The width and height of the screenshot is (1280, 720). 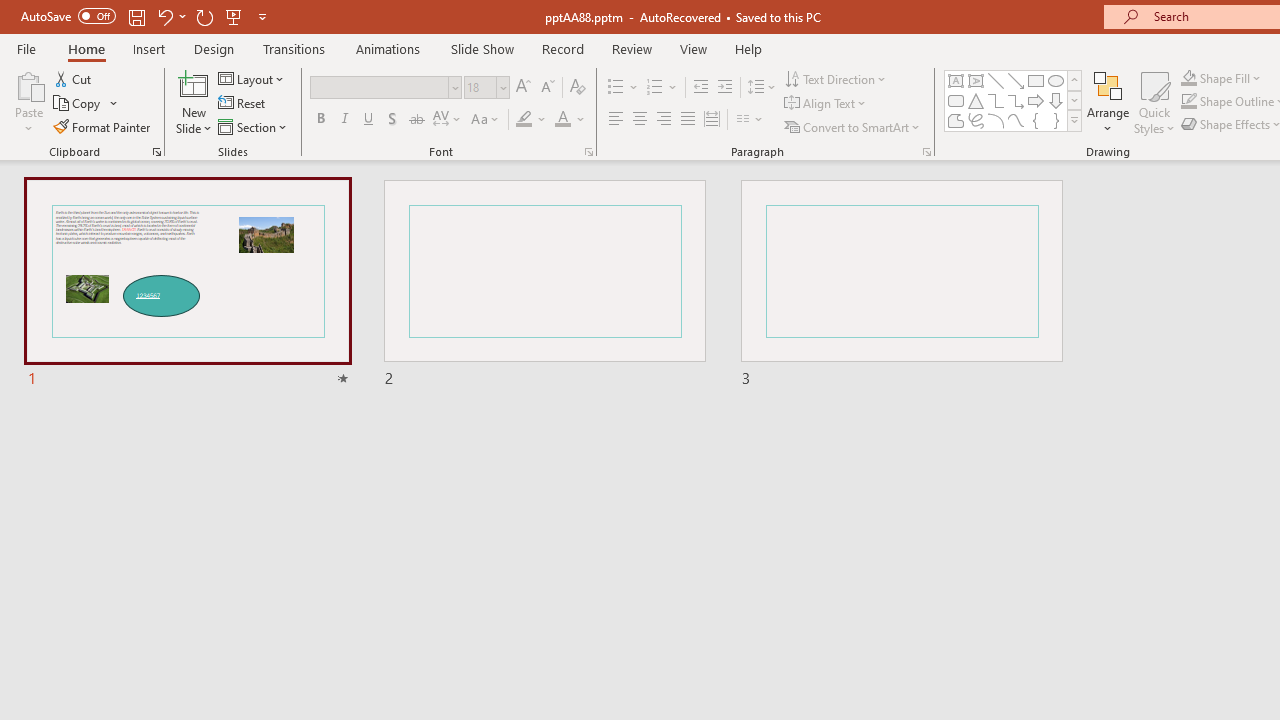 What do you see at coordinates (976, 100) in the screenshot?
I see `'Isosceles Triangle'` at bounding box center [976, 100].